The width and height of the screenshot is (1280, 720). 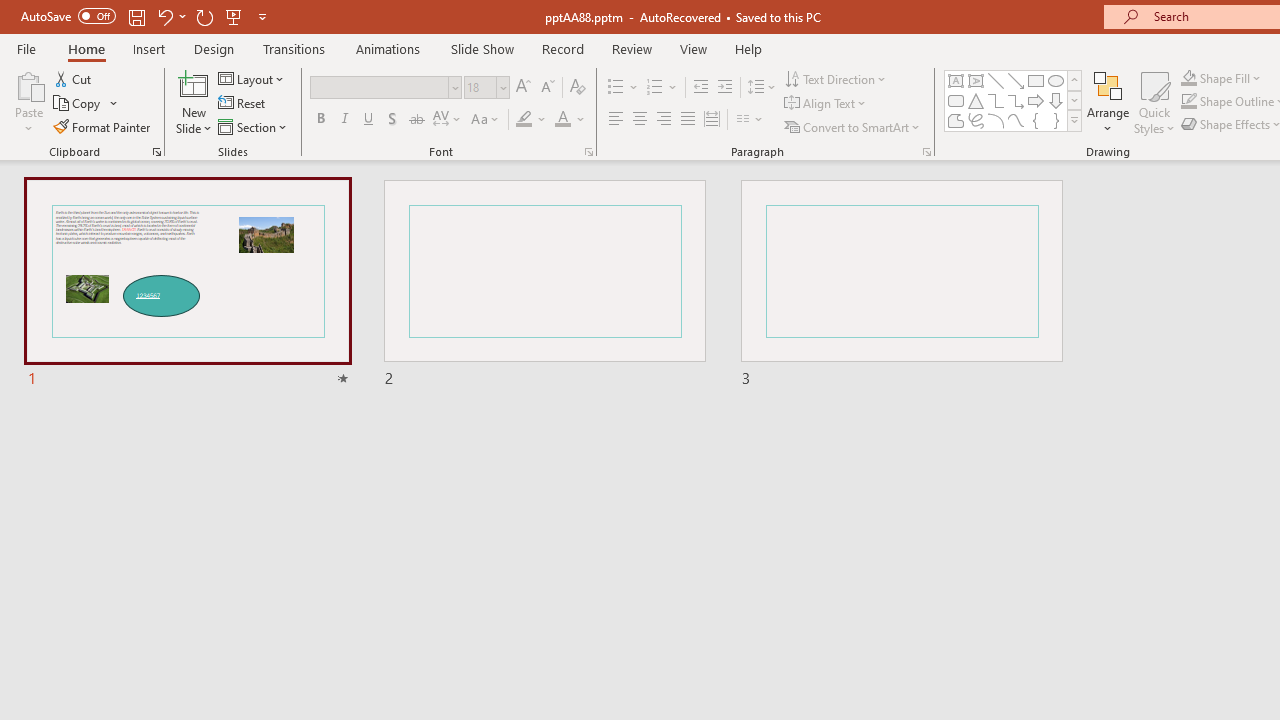 What do you see at coordinates (976, 100) in the screenshot?
I see `'Isosceles Triangle'` at bounding box center [976, 100].